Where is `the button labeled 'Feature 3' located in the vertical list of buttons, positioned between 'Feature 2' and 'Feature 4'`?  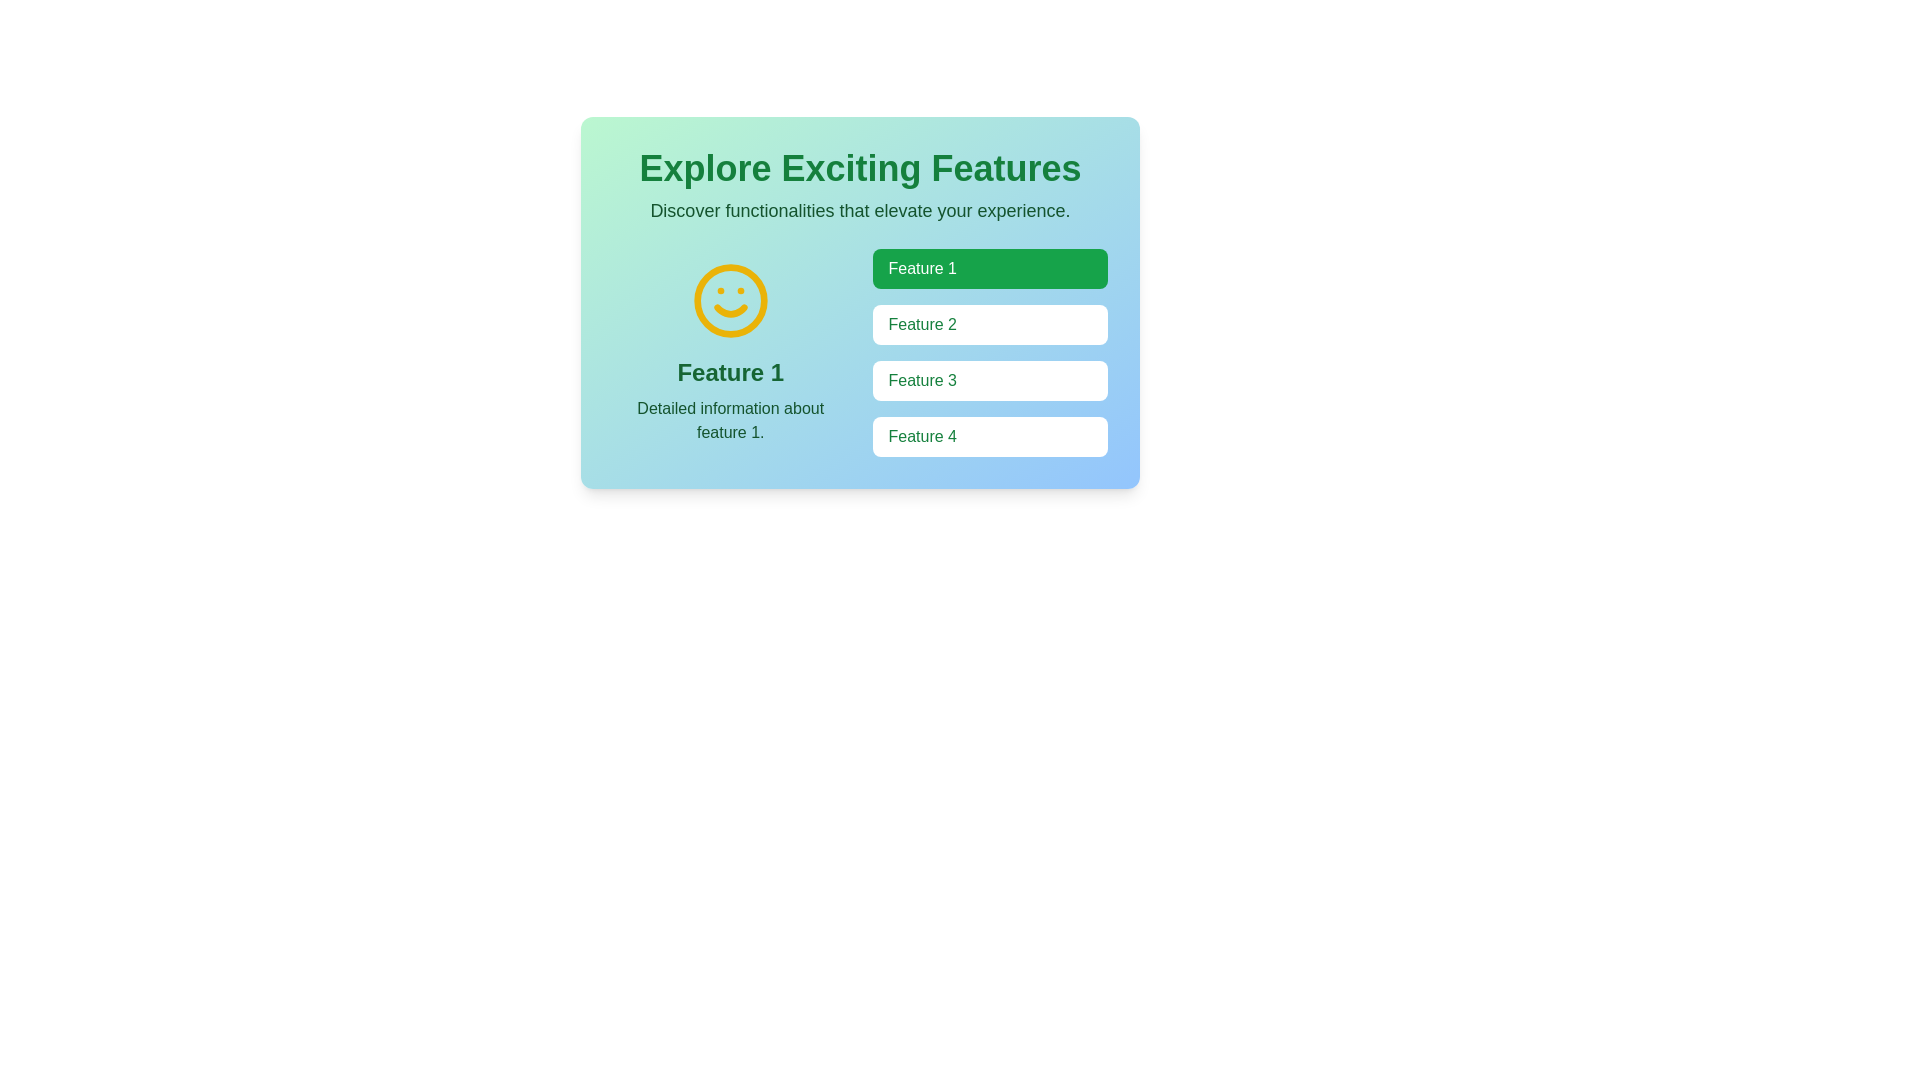
the button labeled 'Feature 3' located in the vertical list of buttons, positioned between 'Feature 2' and 'Feature 4' is located at coordinates (990, 381).